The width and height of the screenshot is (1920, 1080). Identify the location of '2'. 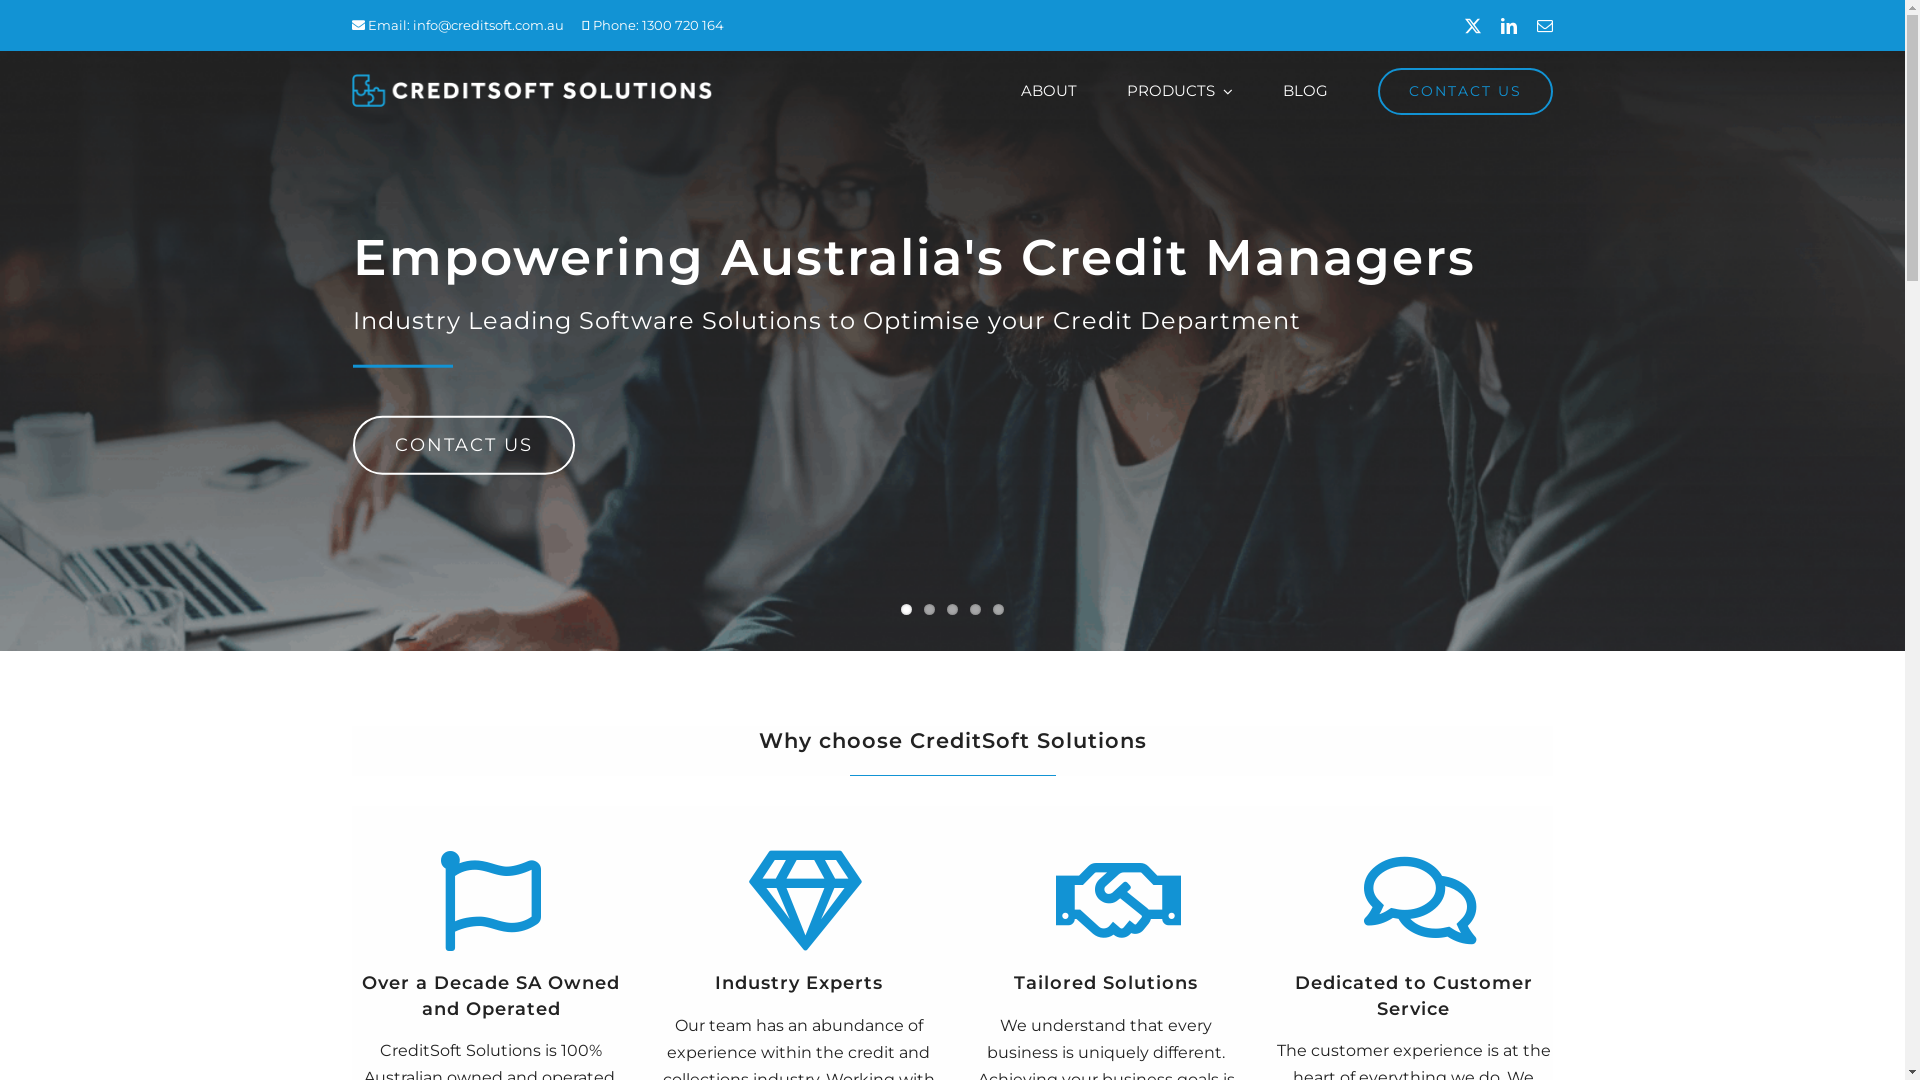
(928, 608).